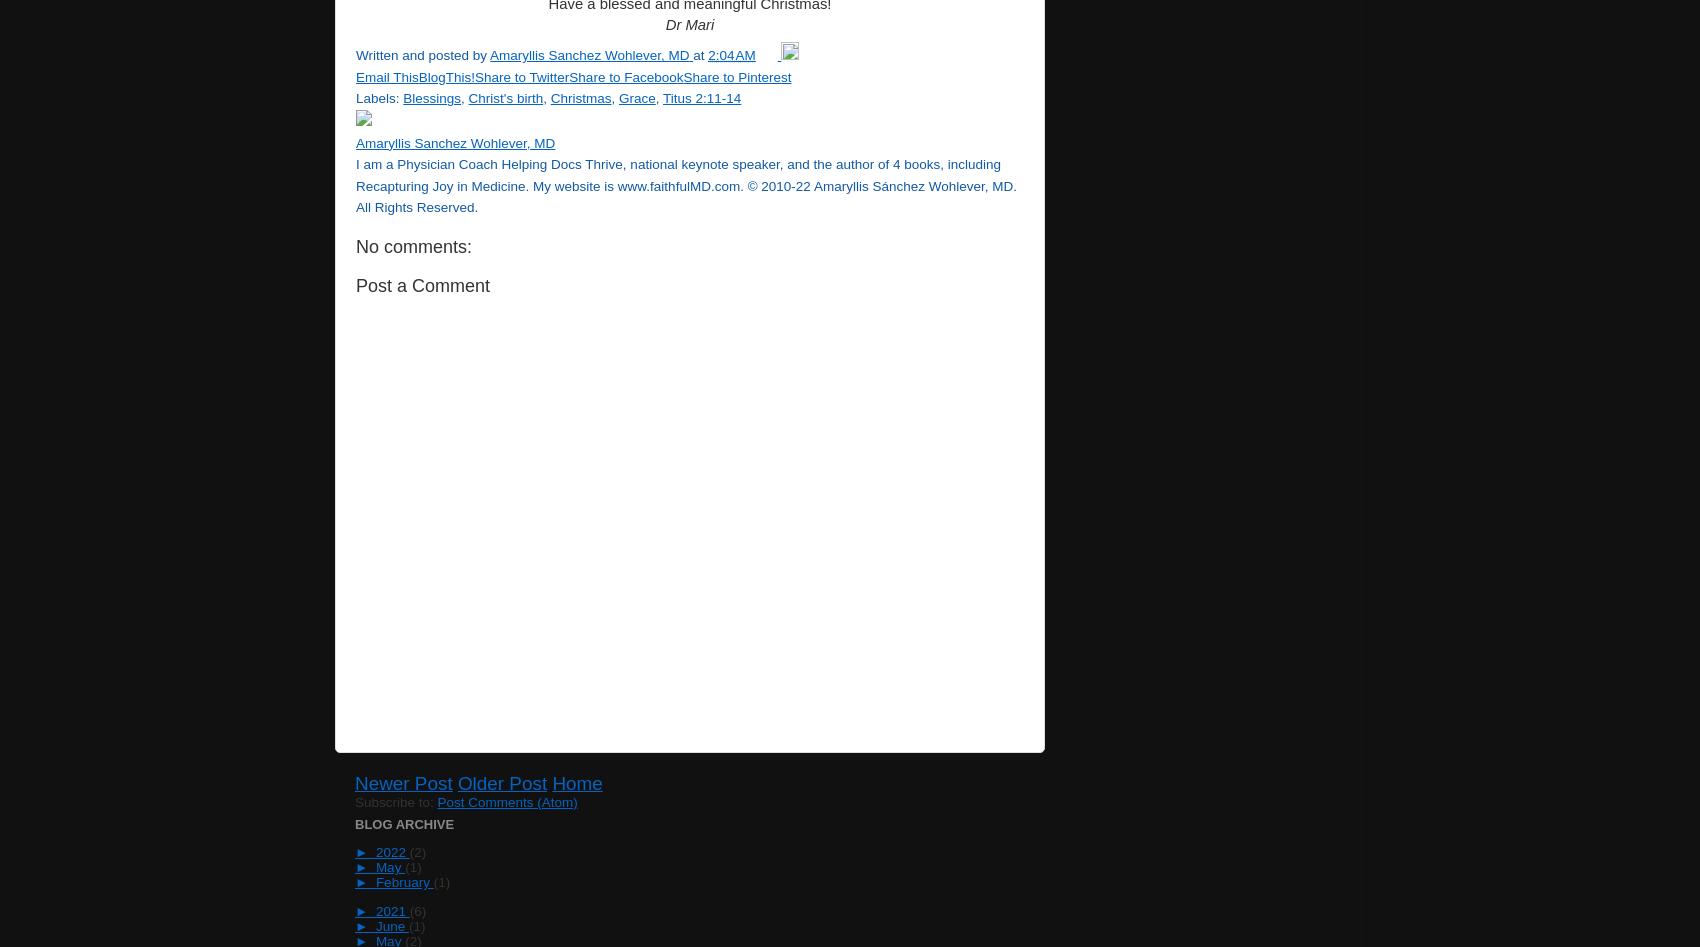 The image size is (1700, 947). I want to click on '(2)', so click(416, 852).